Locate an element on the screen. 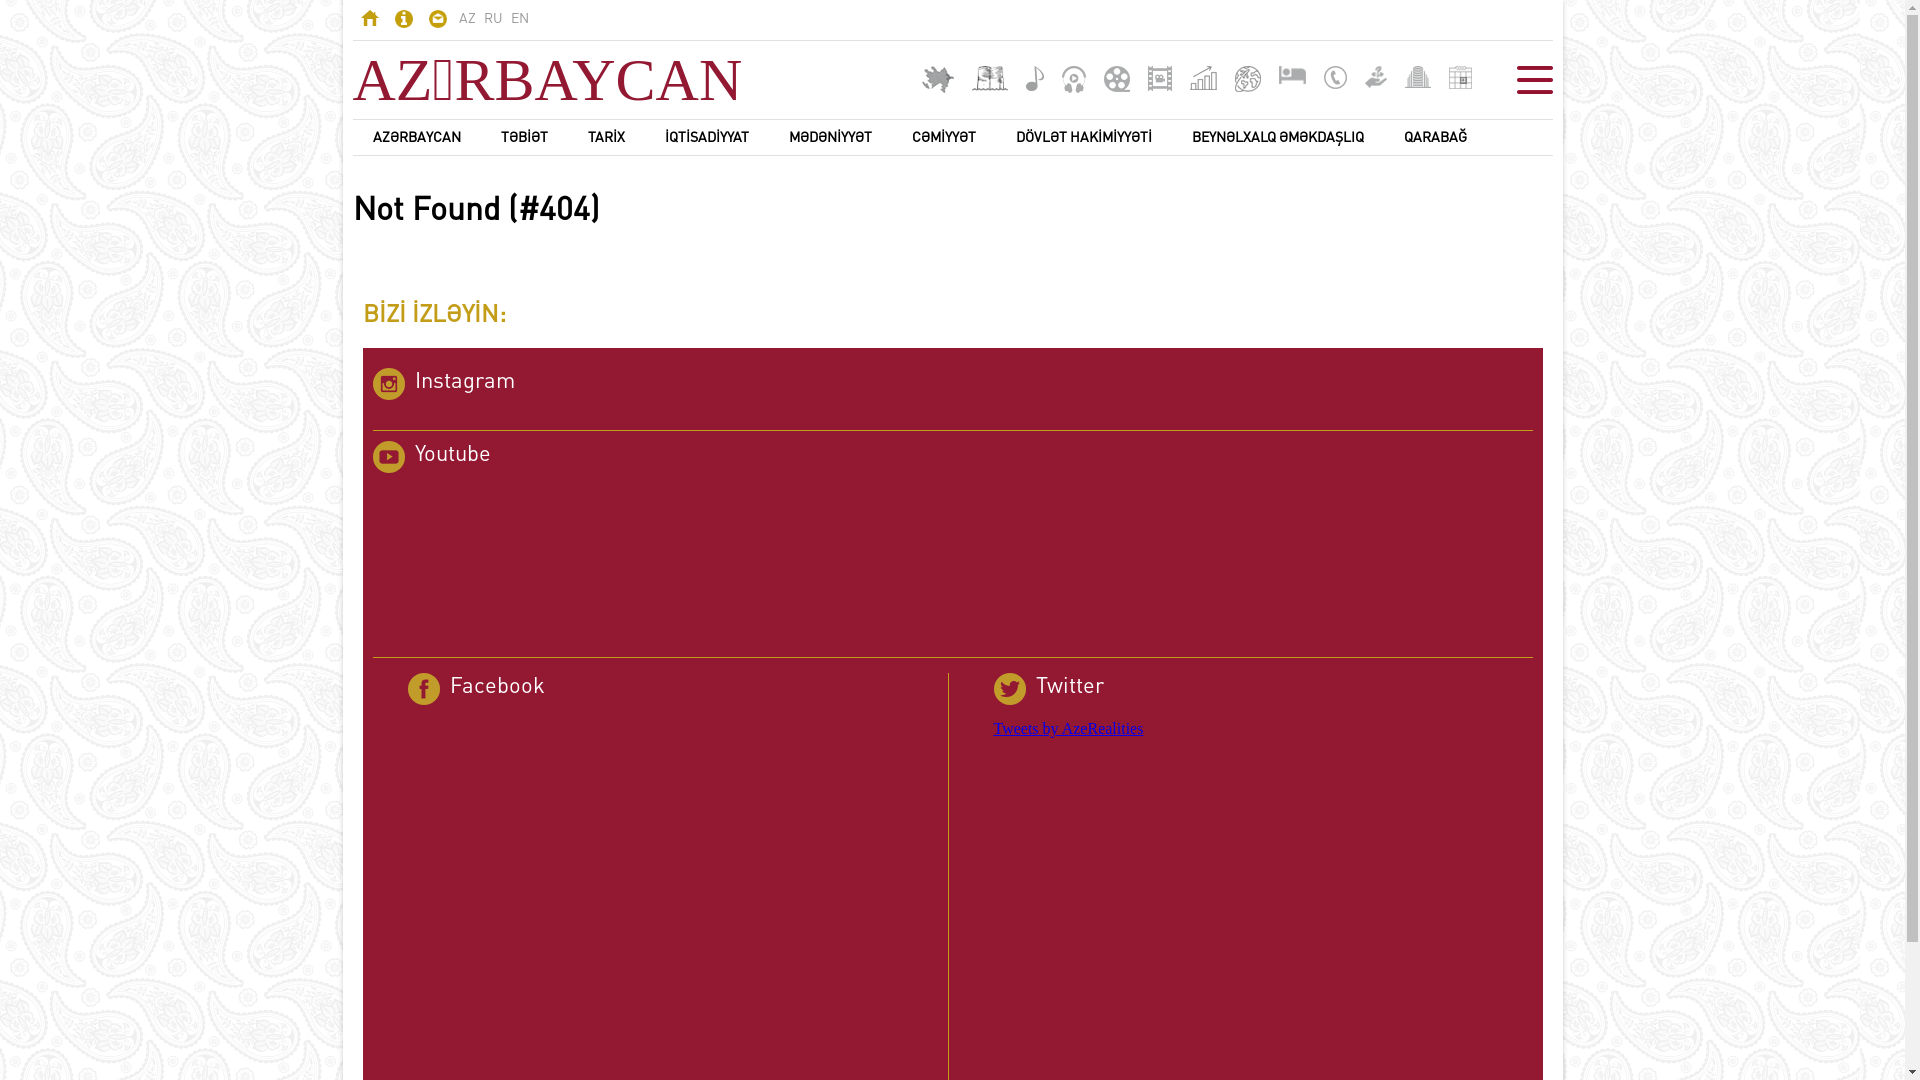  'Musiqi' is located at coordinates (1035, 77).